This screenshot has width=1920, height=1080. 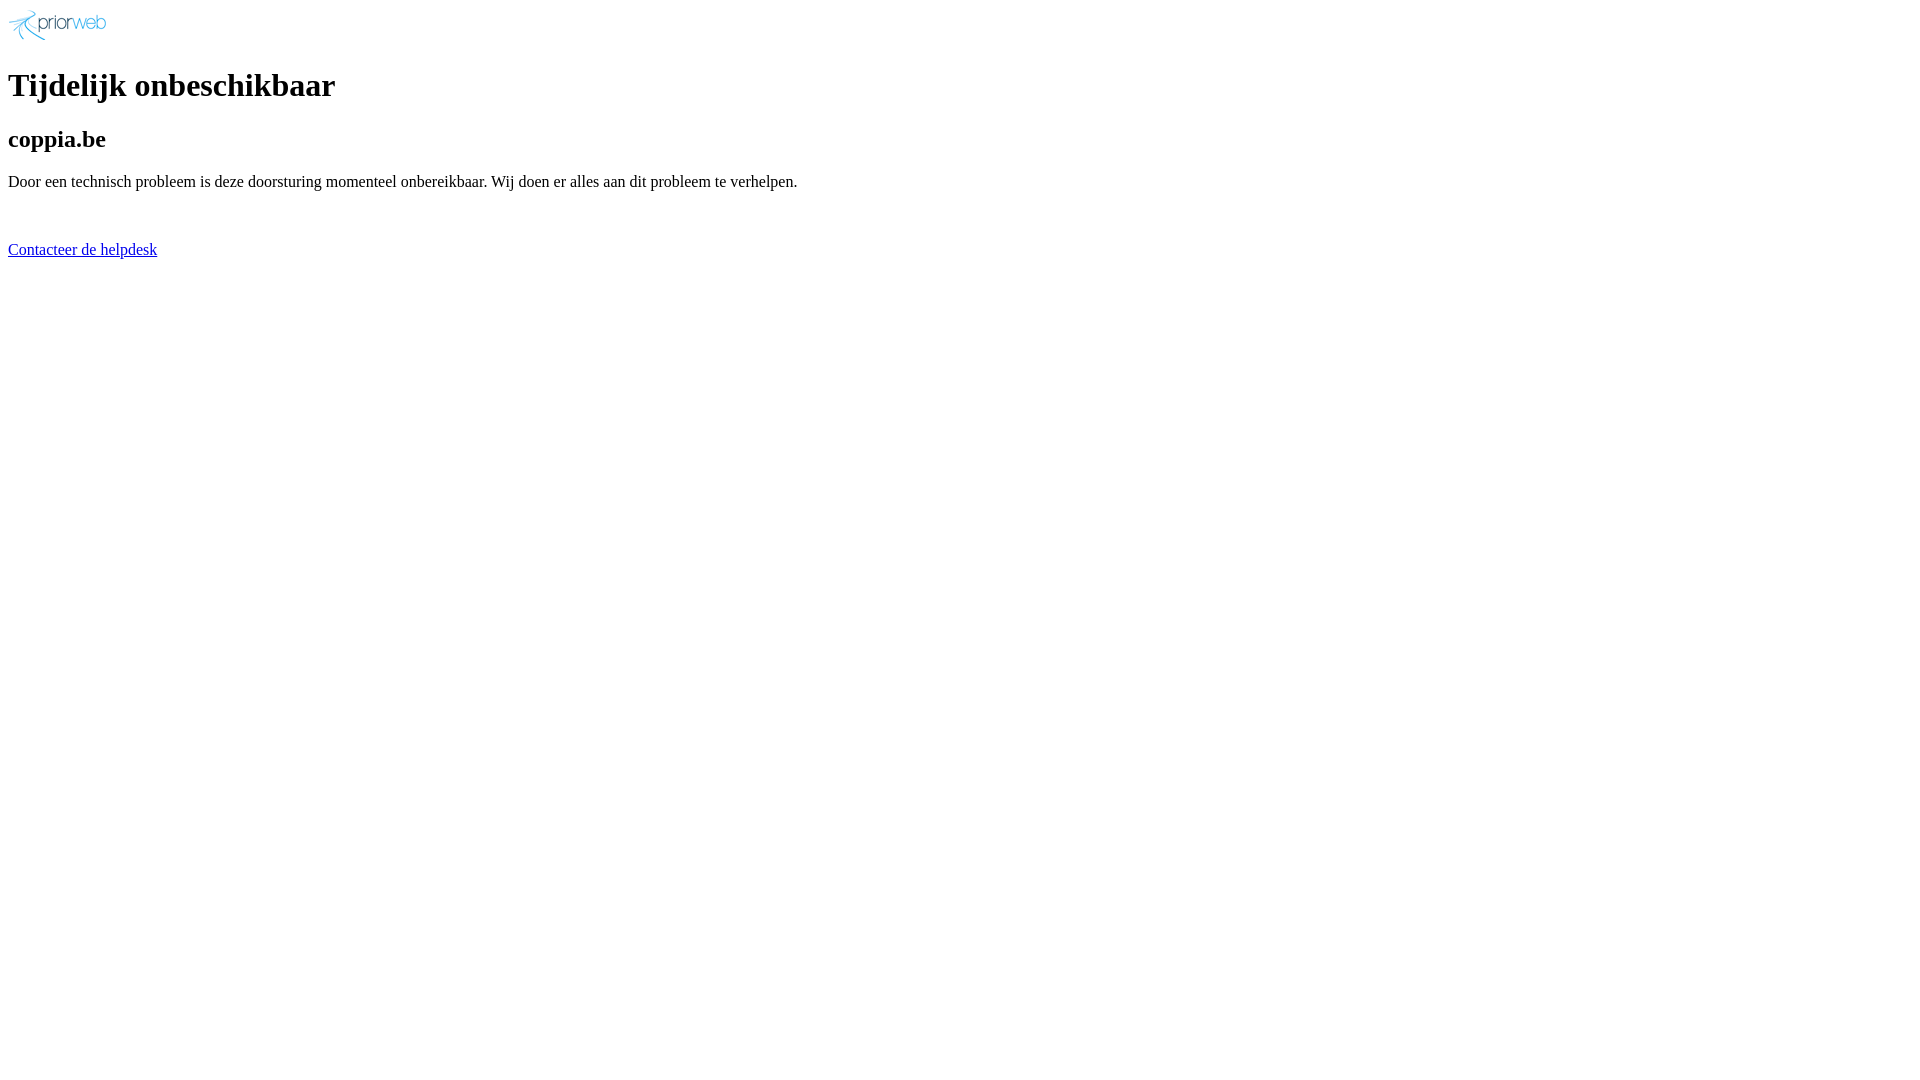 I want to click on 'Contacteer de helpdesk', so click(x=81, y=248).